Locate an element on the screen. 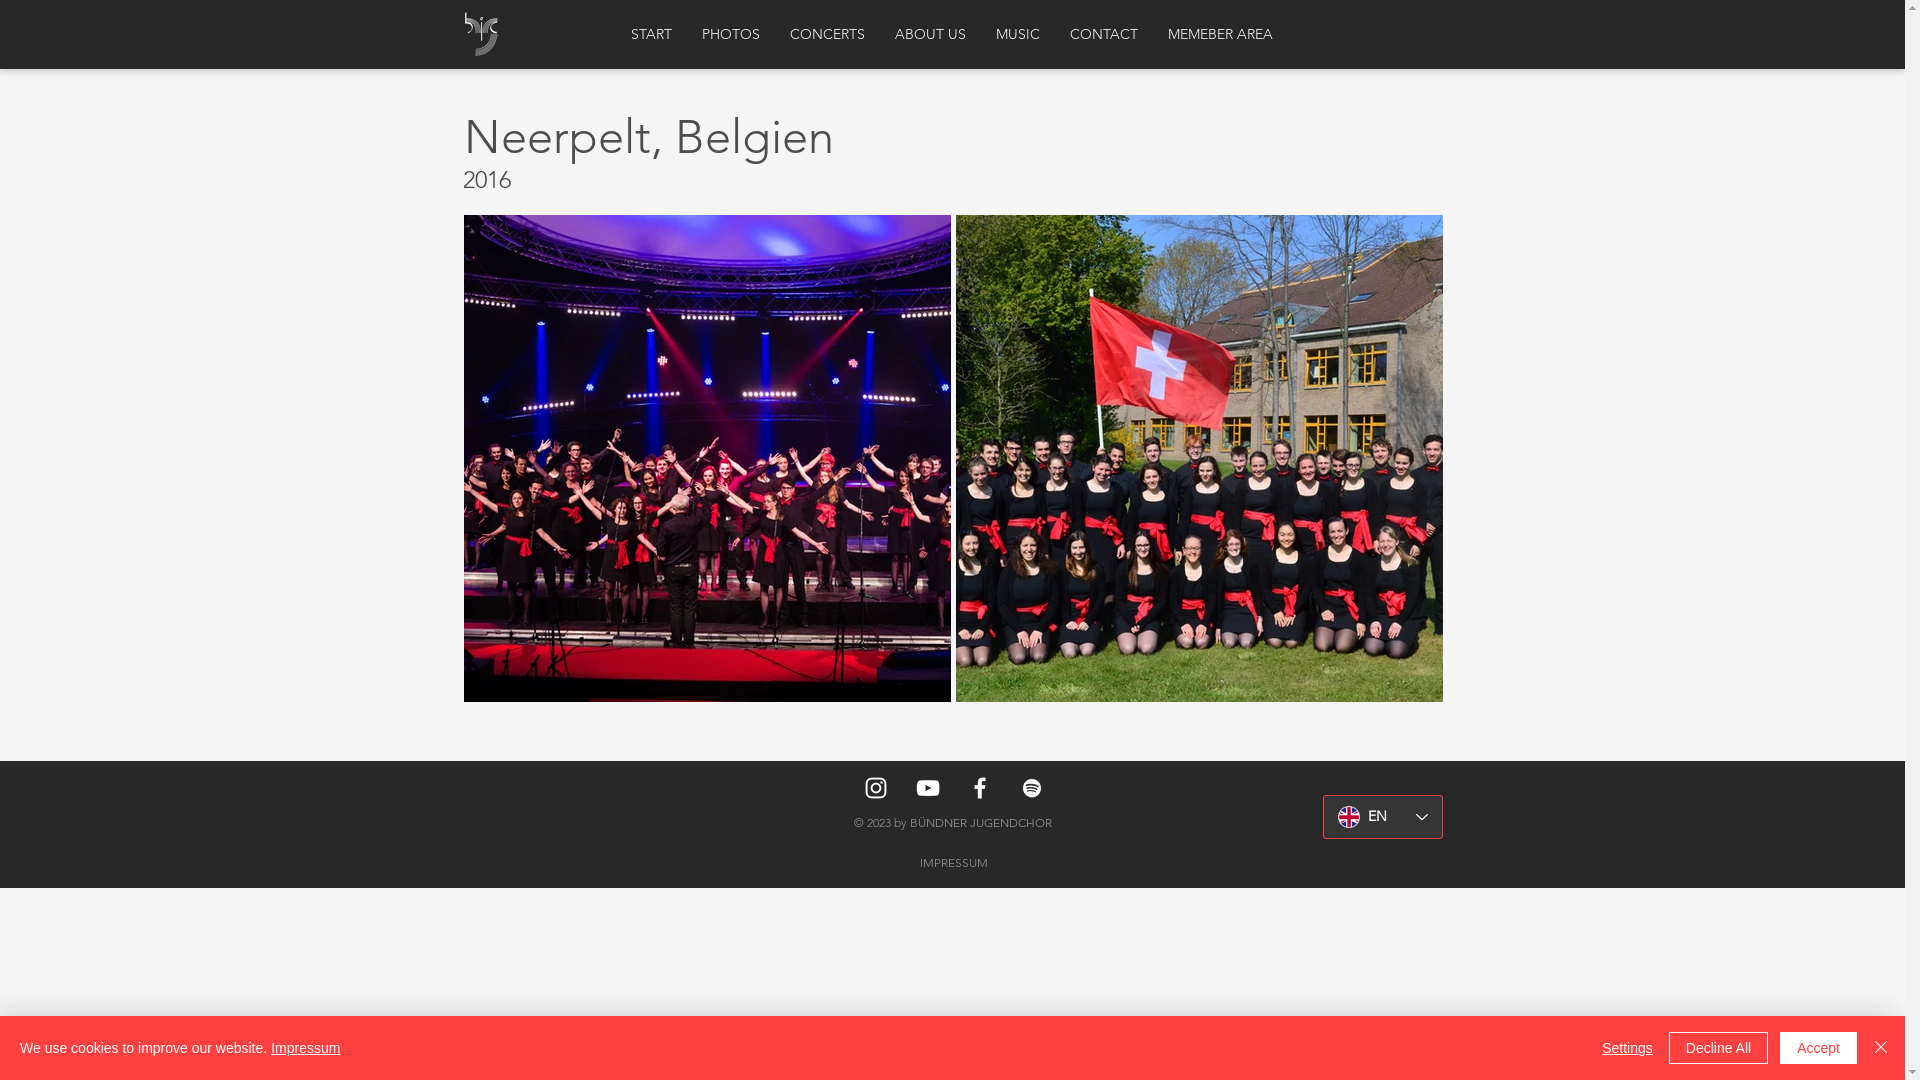  'Accept' is located at coordinates (1818, 1047).